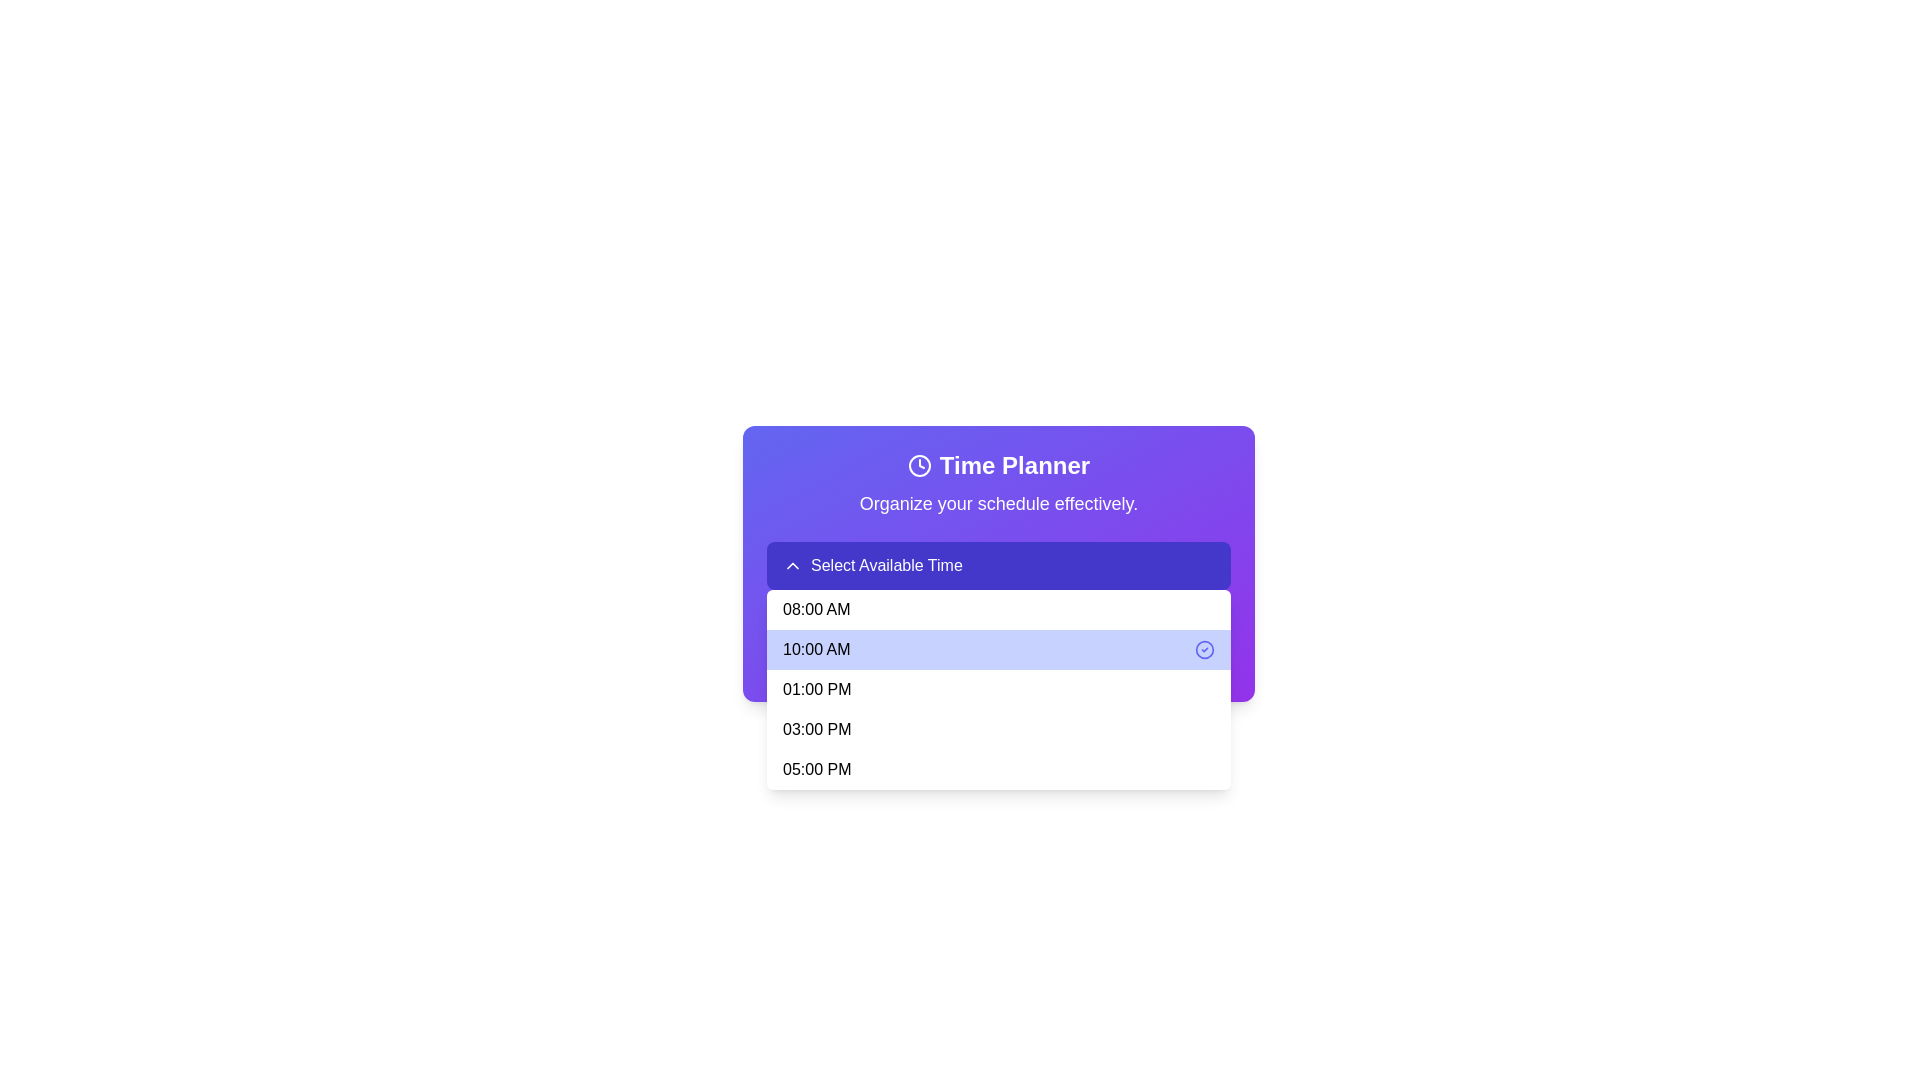 This screenshot has height=1080, width=1920. What do you see at coordinates (918, 466) in the screenshot?
I see `the clock-like icon with a circular outline and clock hands, which is positioned to the left of the 'Time Planner' text in the purple header area` at bounding box center [918, 466].